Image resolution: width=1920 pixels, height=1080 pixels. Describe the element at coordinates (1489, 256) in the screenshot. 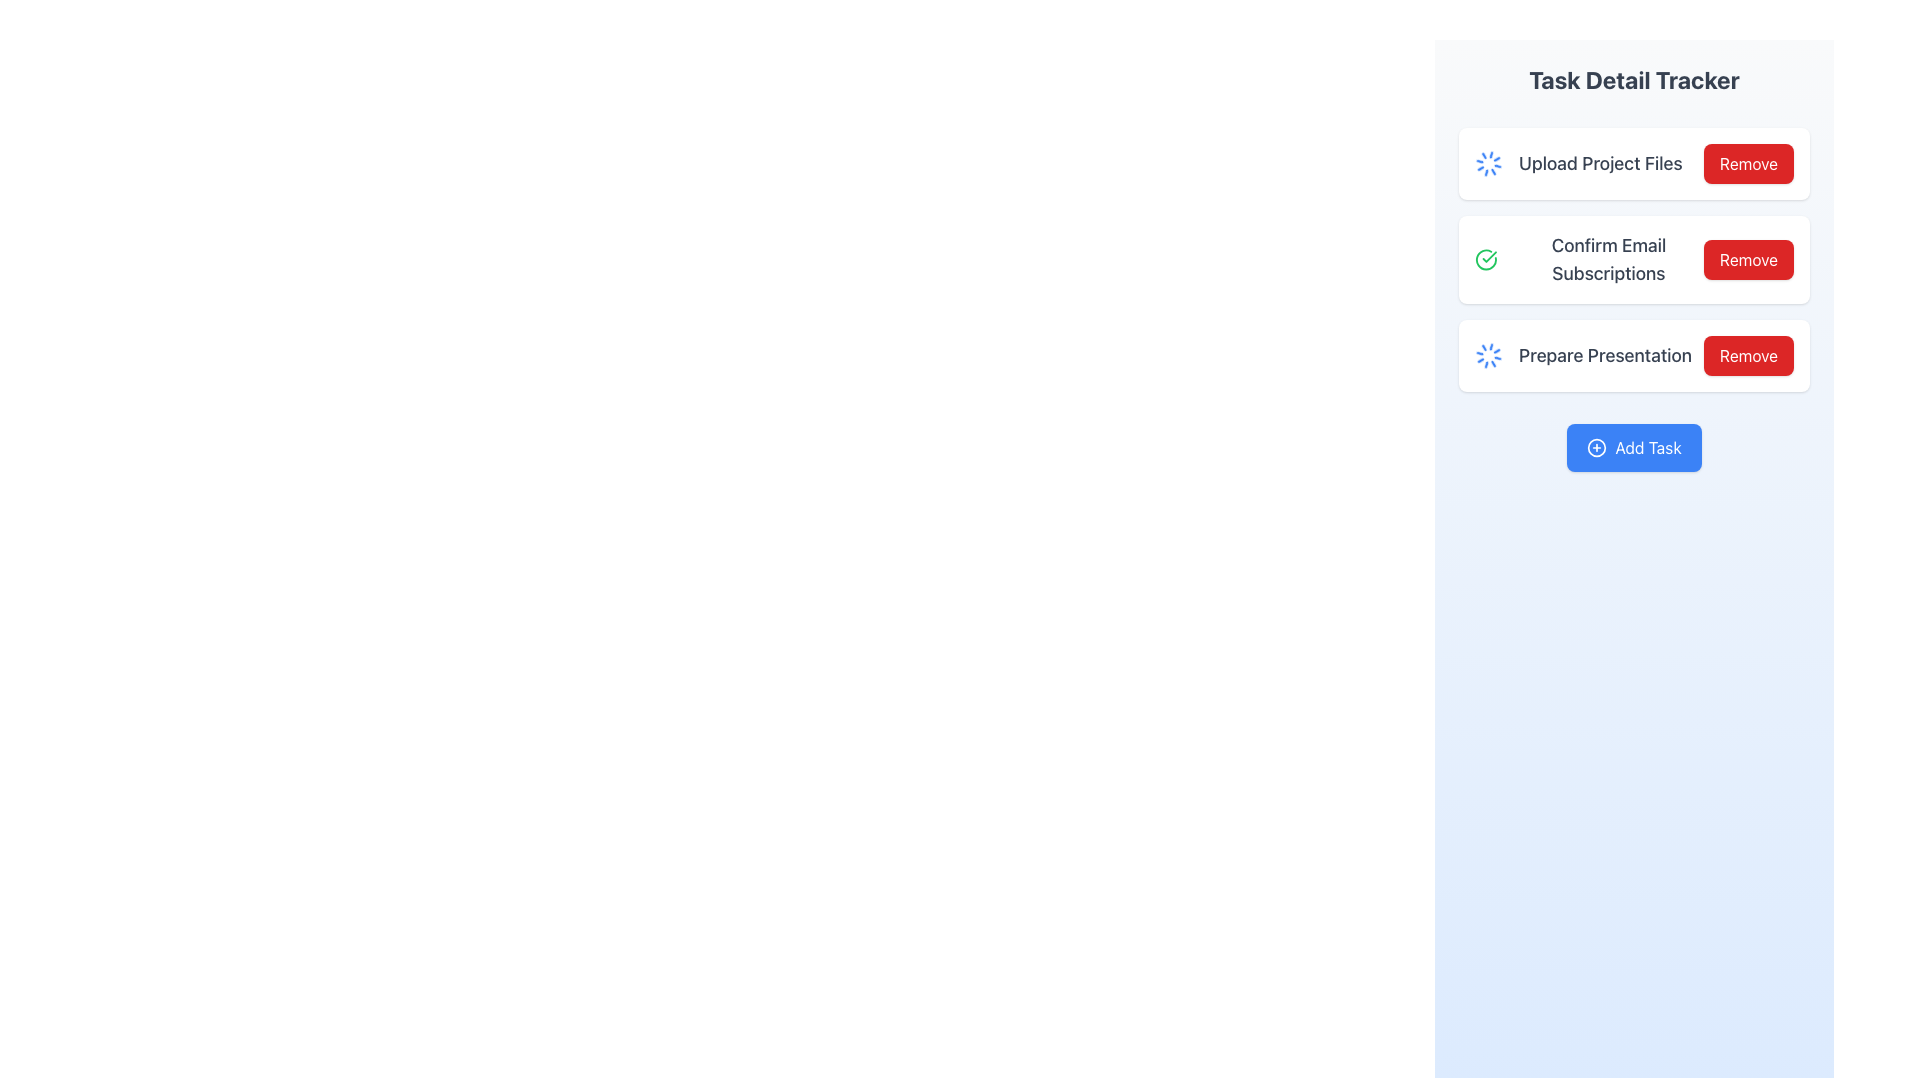

I see `the task completion icon located to the left of the 'Confirm Email Subscriptions' text within the second task item of the 'Task Detail Tracker' panel` at that location.